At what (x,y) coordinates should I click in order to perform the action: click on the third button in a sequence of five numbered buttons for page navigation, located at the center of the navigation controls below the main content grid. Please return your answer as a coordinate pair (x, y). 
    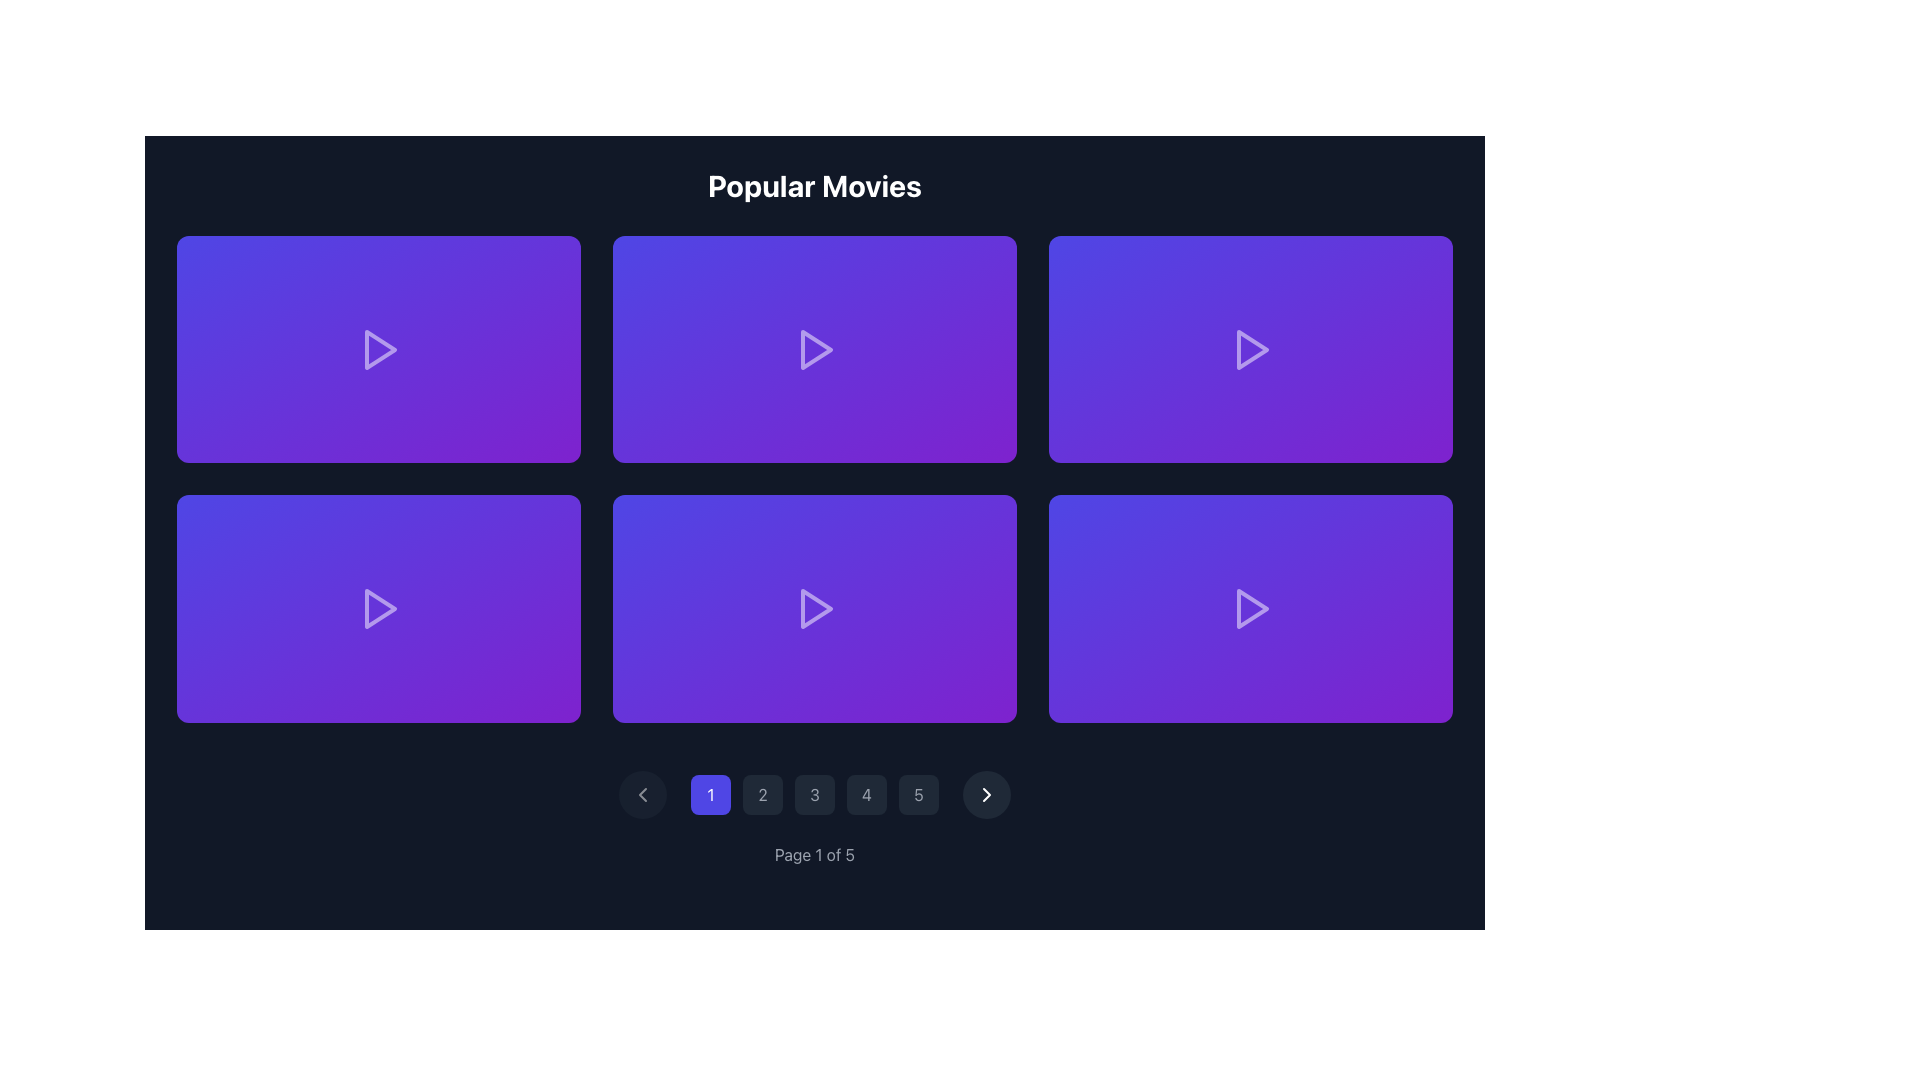
    Looking at the image, I should click on (815, 793).